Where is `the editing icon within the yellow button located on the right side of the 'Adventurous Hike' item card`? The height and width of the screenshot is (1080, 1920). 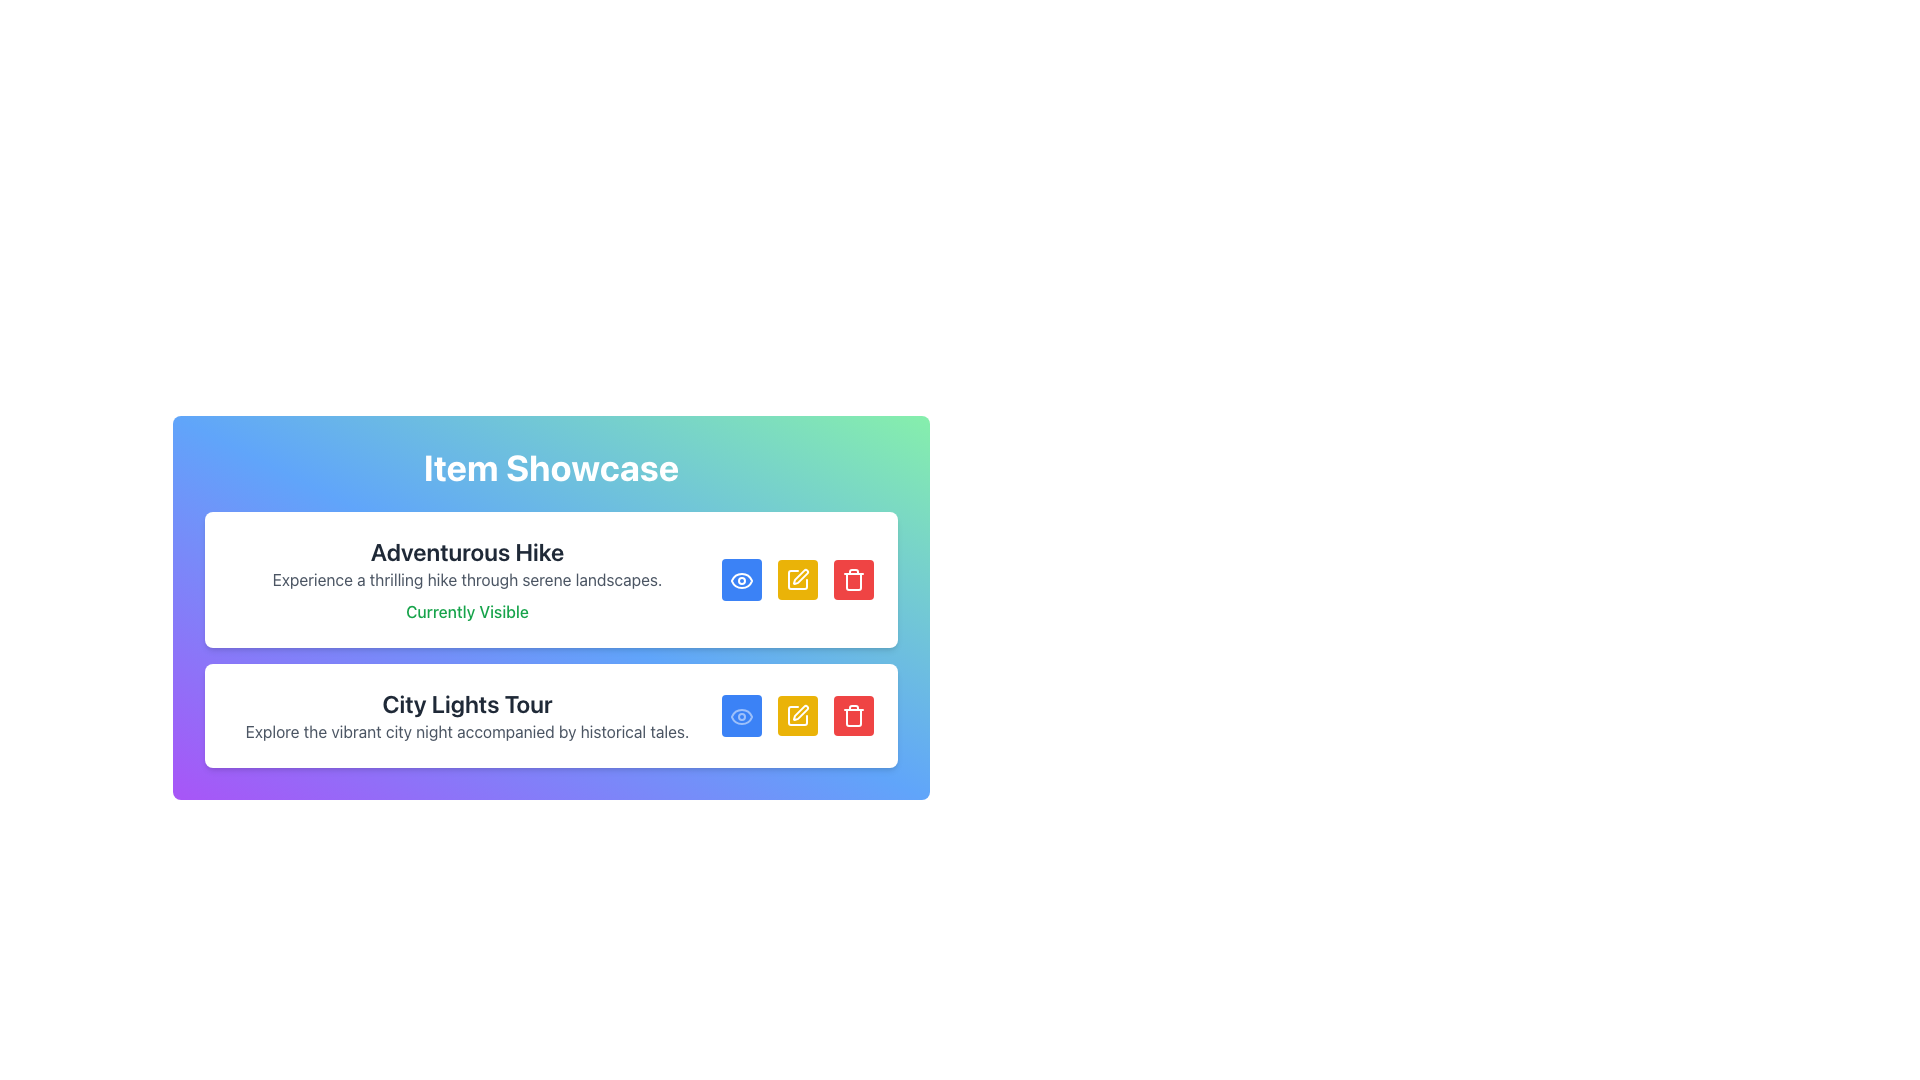
the editing icon within the yellow button located on the right side of the 'Adventurous Hike' item card is located at coordinates (796, 579).